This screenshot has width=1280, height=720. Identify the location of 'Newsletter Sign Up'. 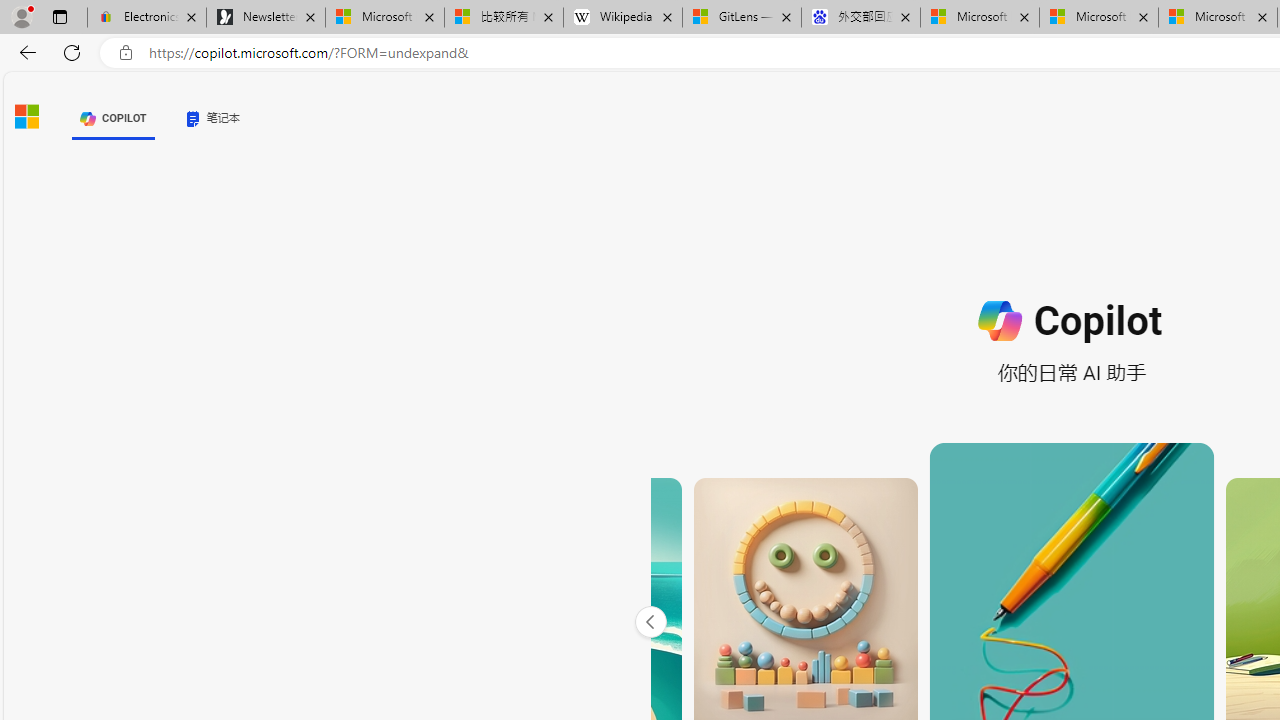
(265, 17).